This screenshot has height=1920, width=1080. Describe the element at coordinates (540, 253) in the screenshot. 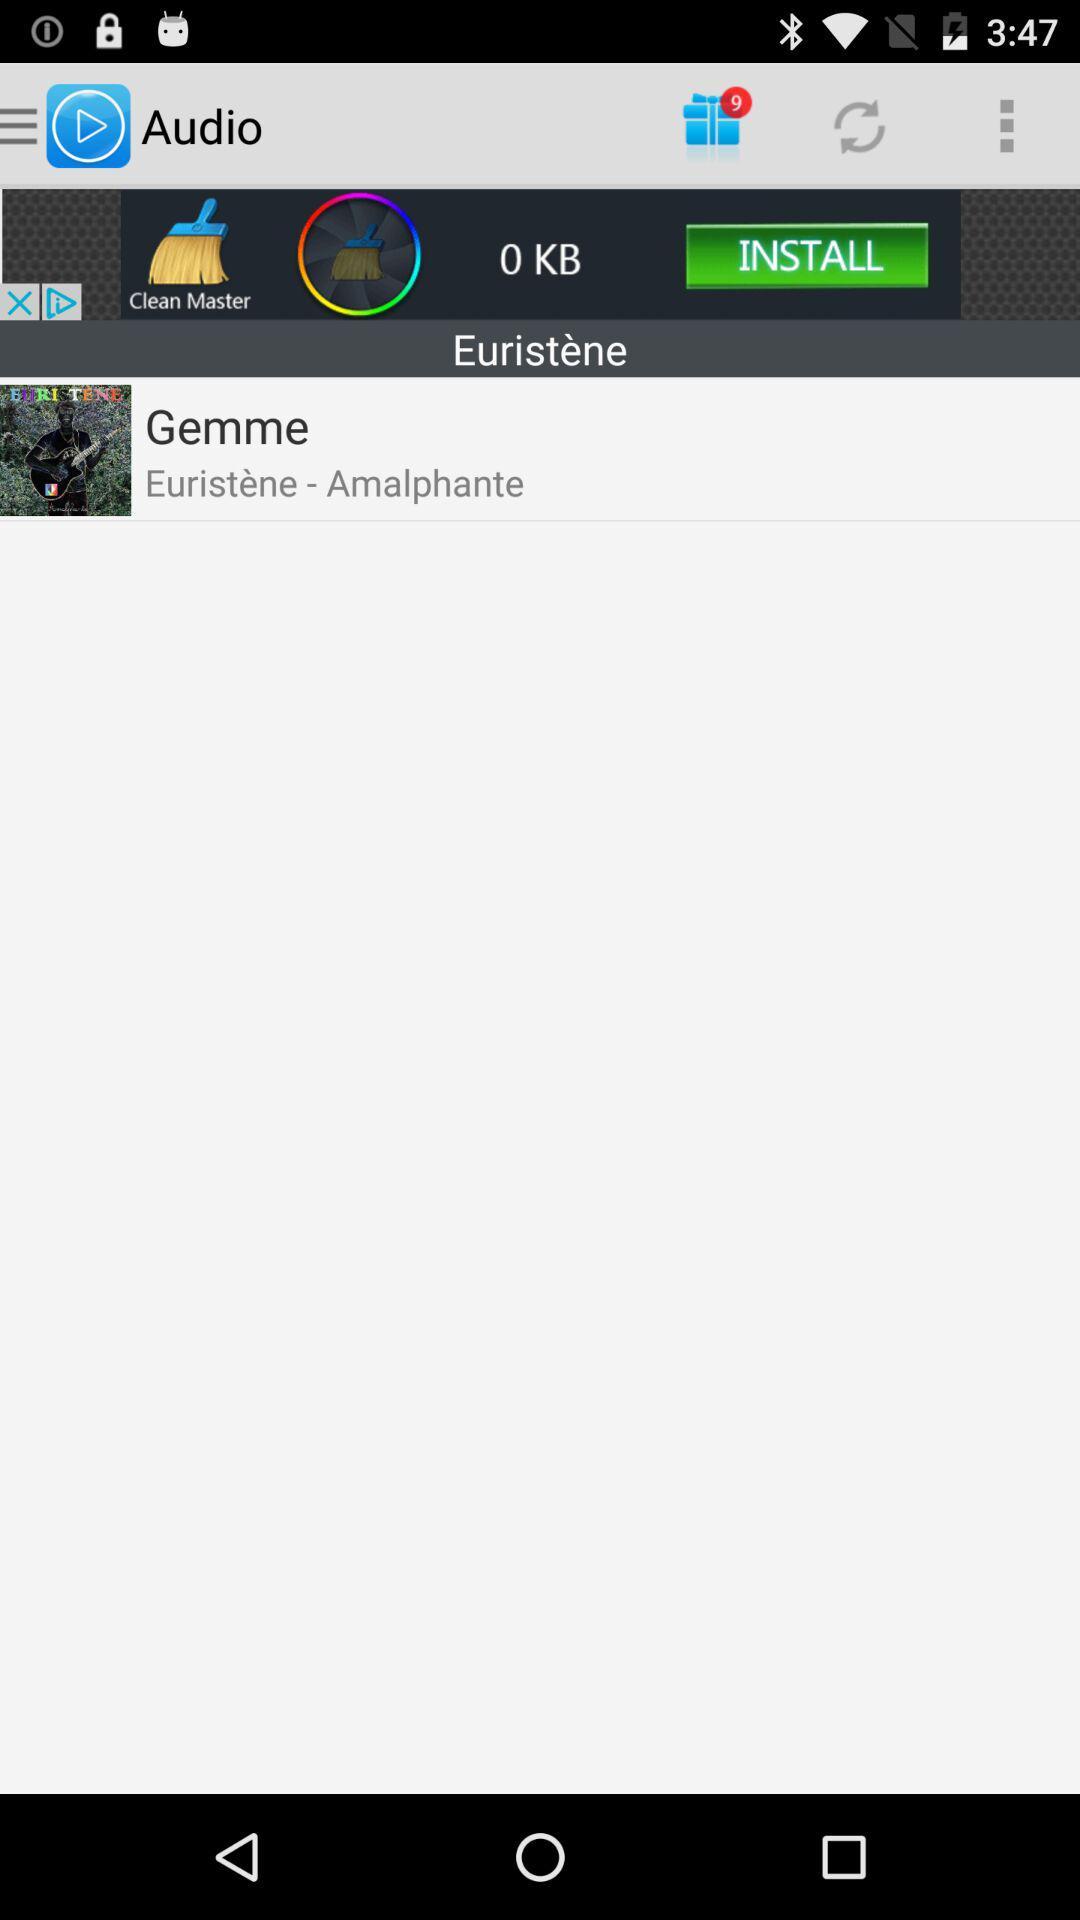

I see `advertising` at that location.